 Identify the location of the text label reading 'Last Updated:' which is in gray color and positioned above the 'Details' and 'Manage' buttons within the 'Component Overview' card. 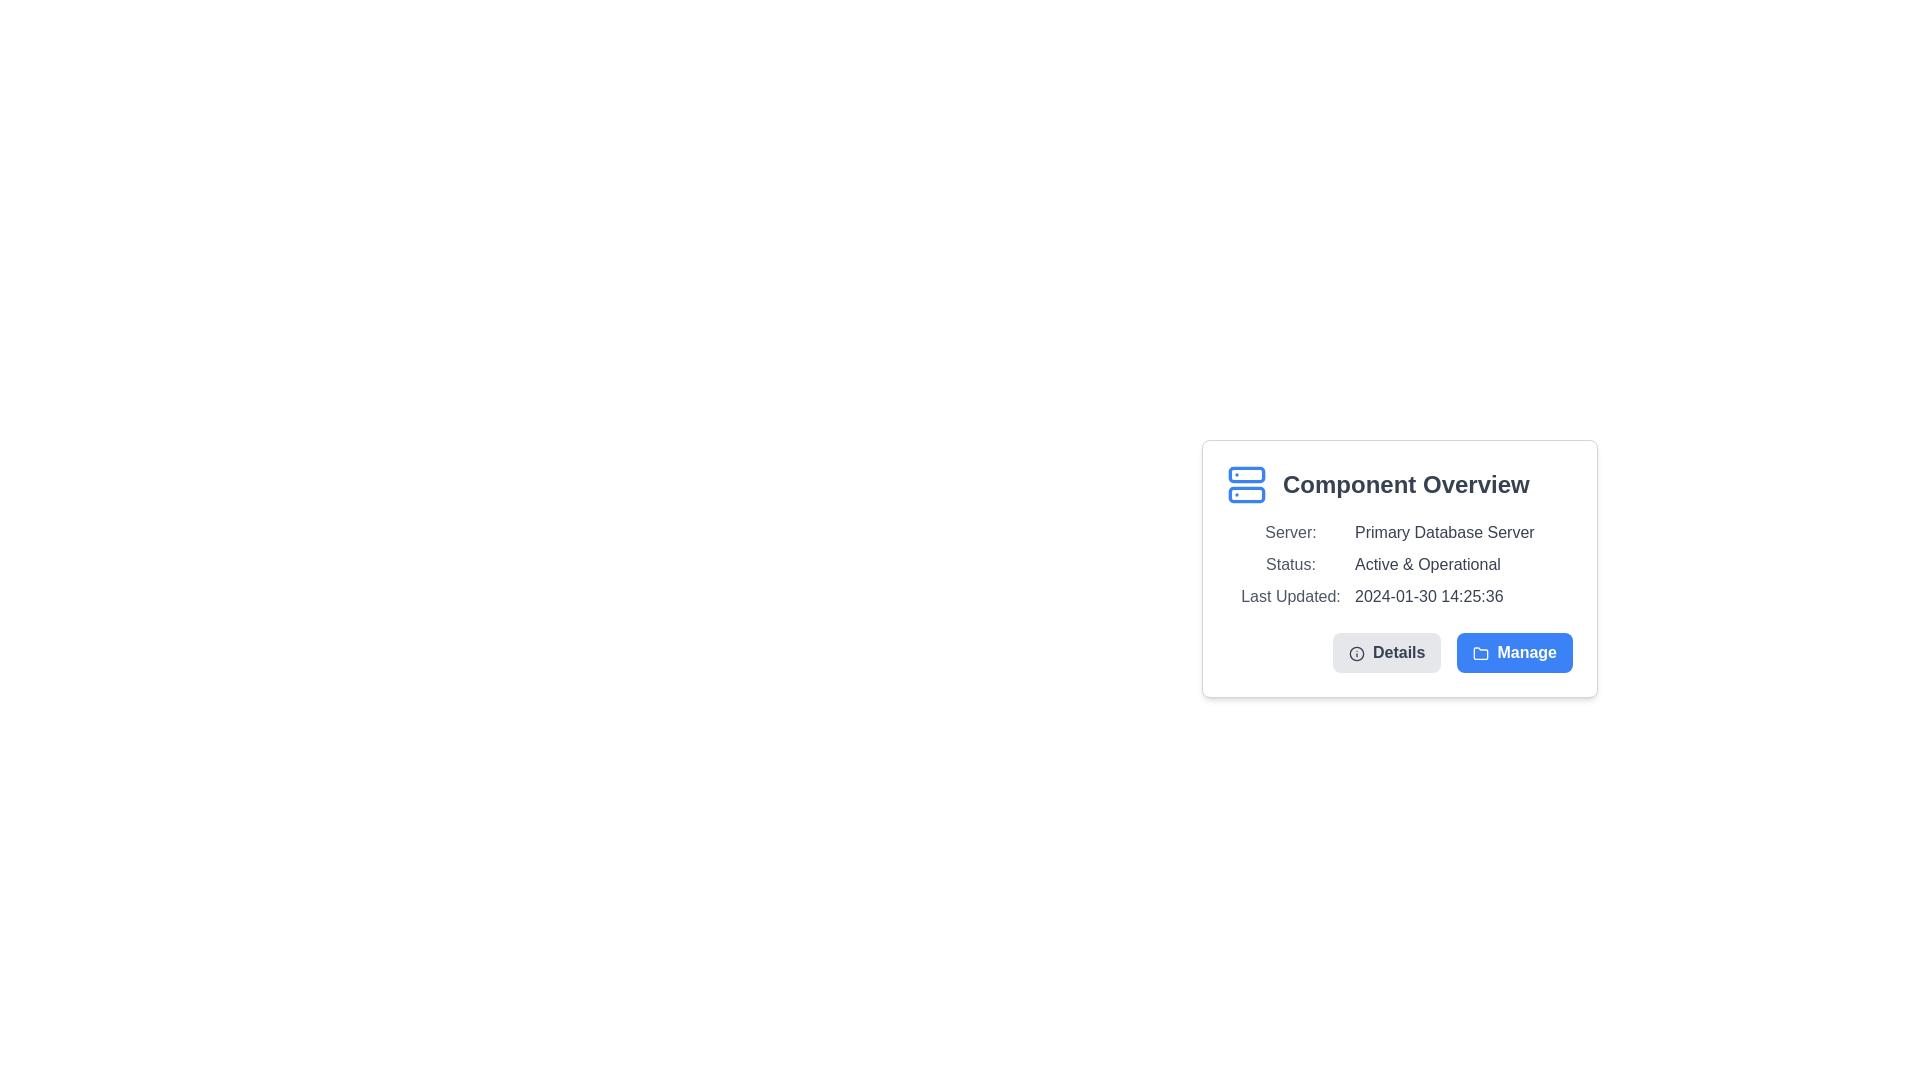
(1291, 596).